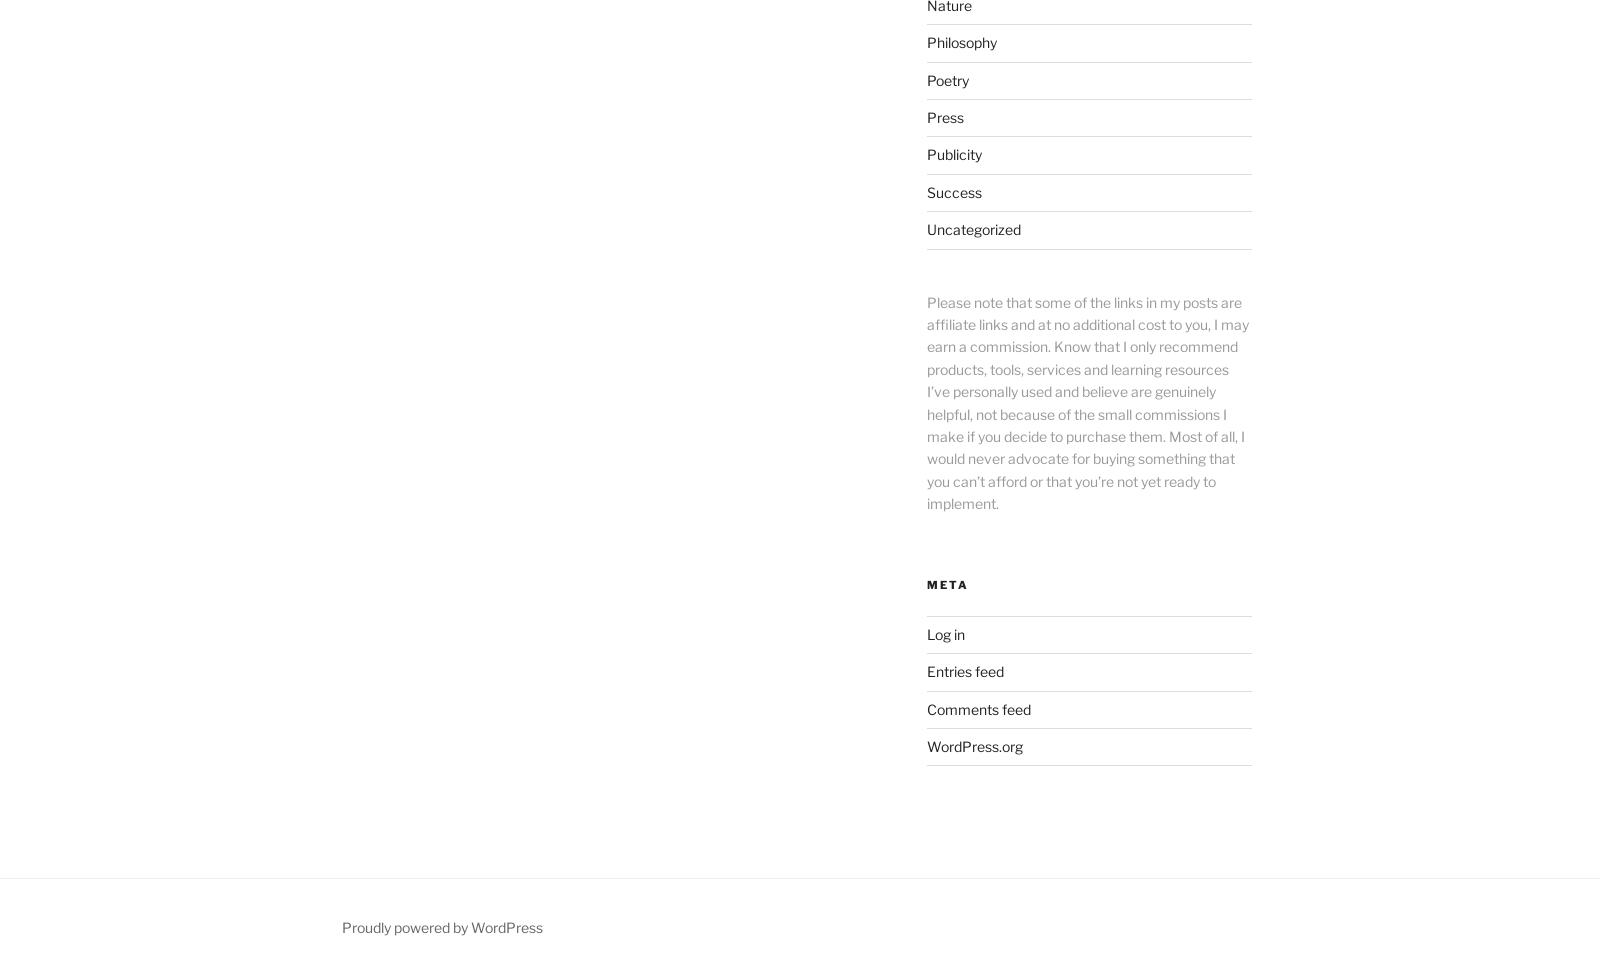 The height and width of the screenshot is (973, 1600). I want to click on 'Poetry', so click(946, 78).